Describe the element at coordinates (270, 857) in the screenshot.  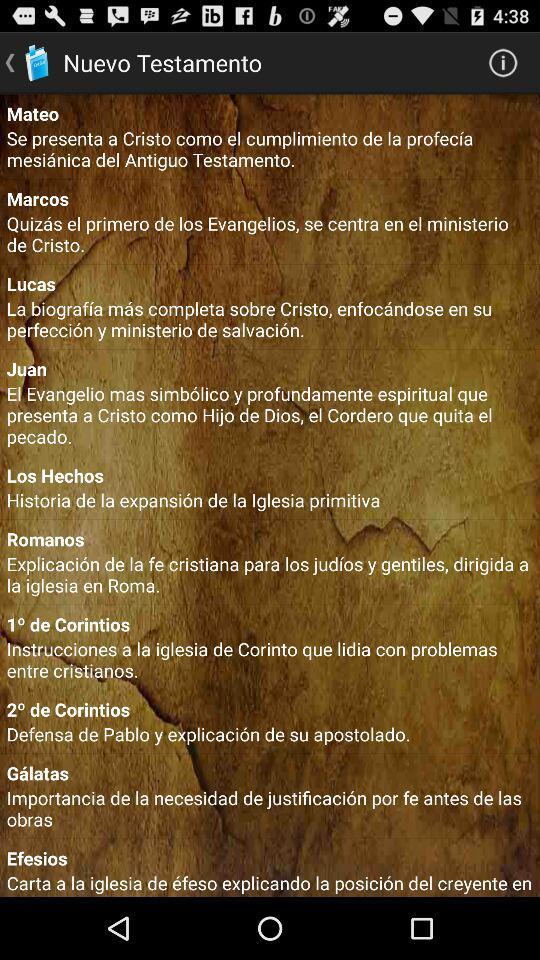
I see `app below importancia de la app` at that location.